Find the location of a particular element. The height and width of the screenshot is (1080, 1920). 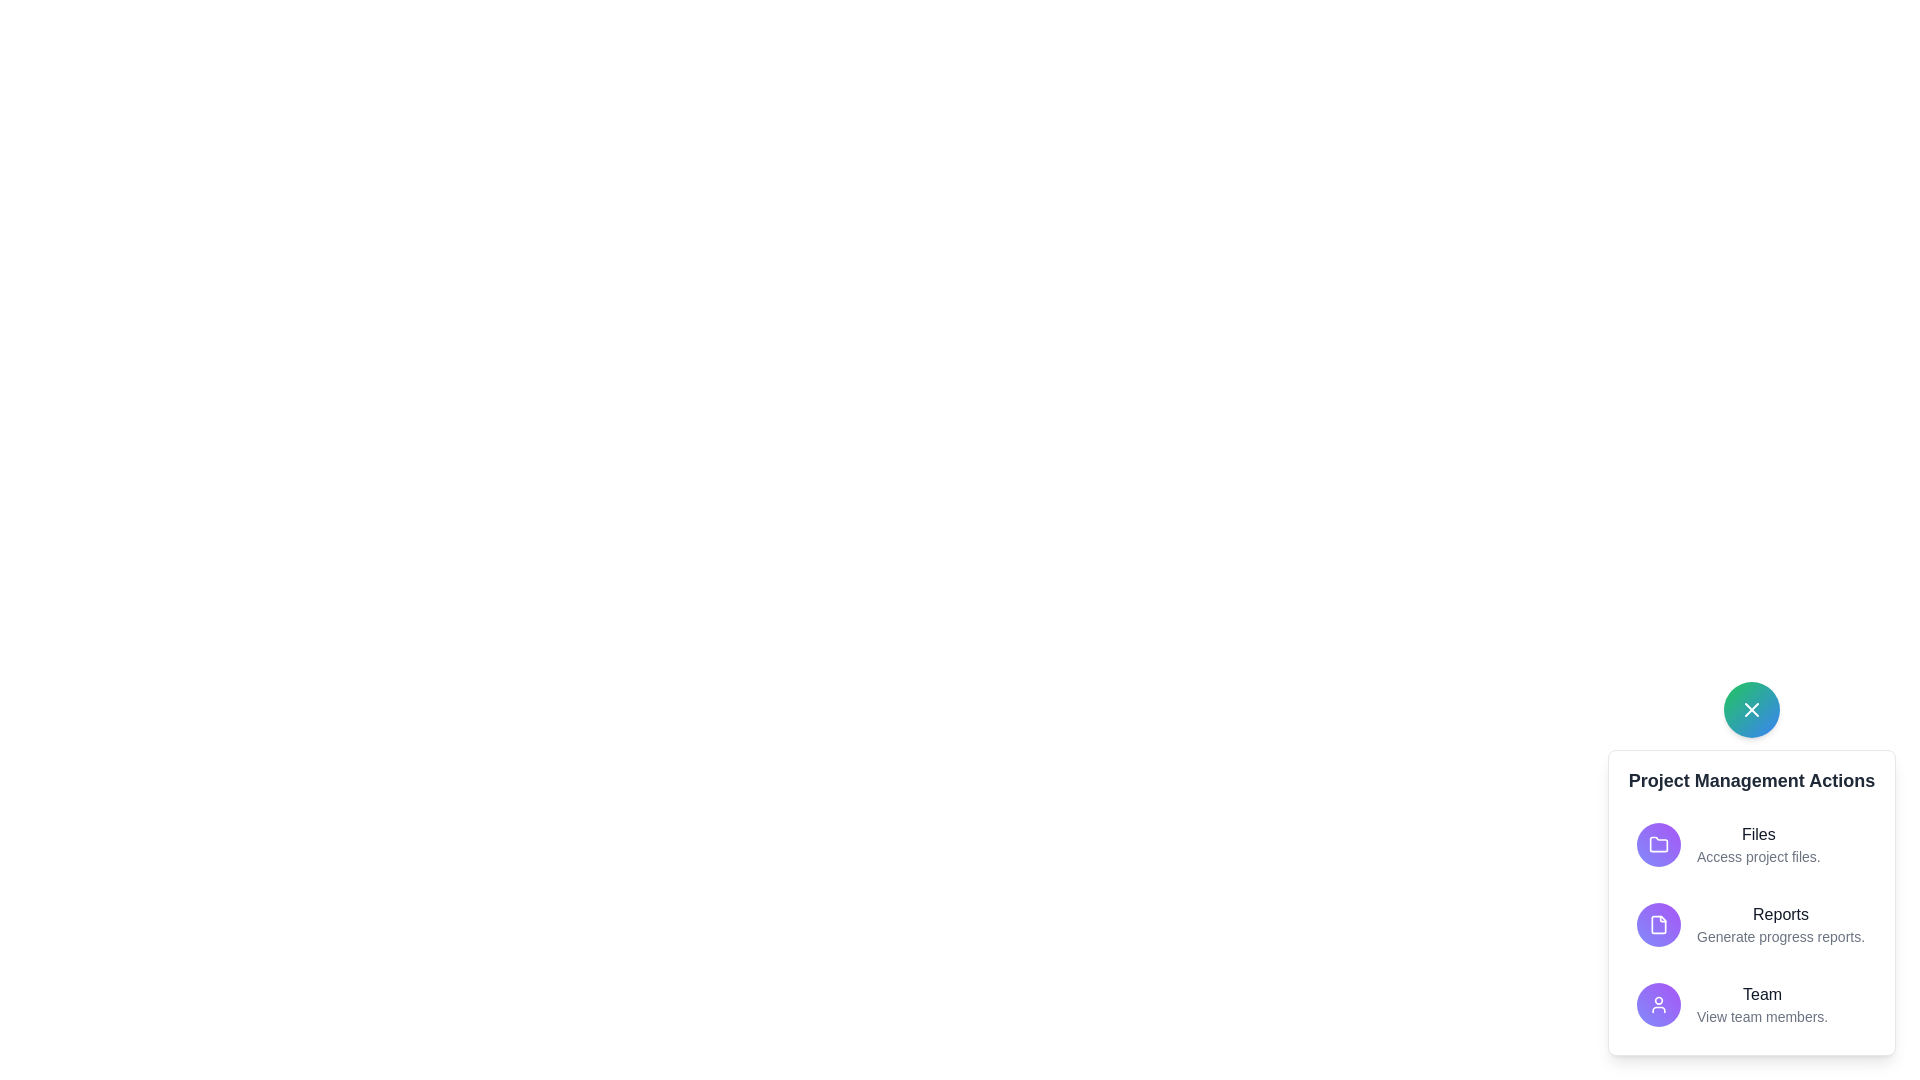

the speed dial button to collapse the menu is located at coordinates (1751, 708).